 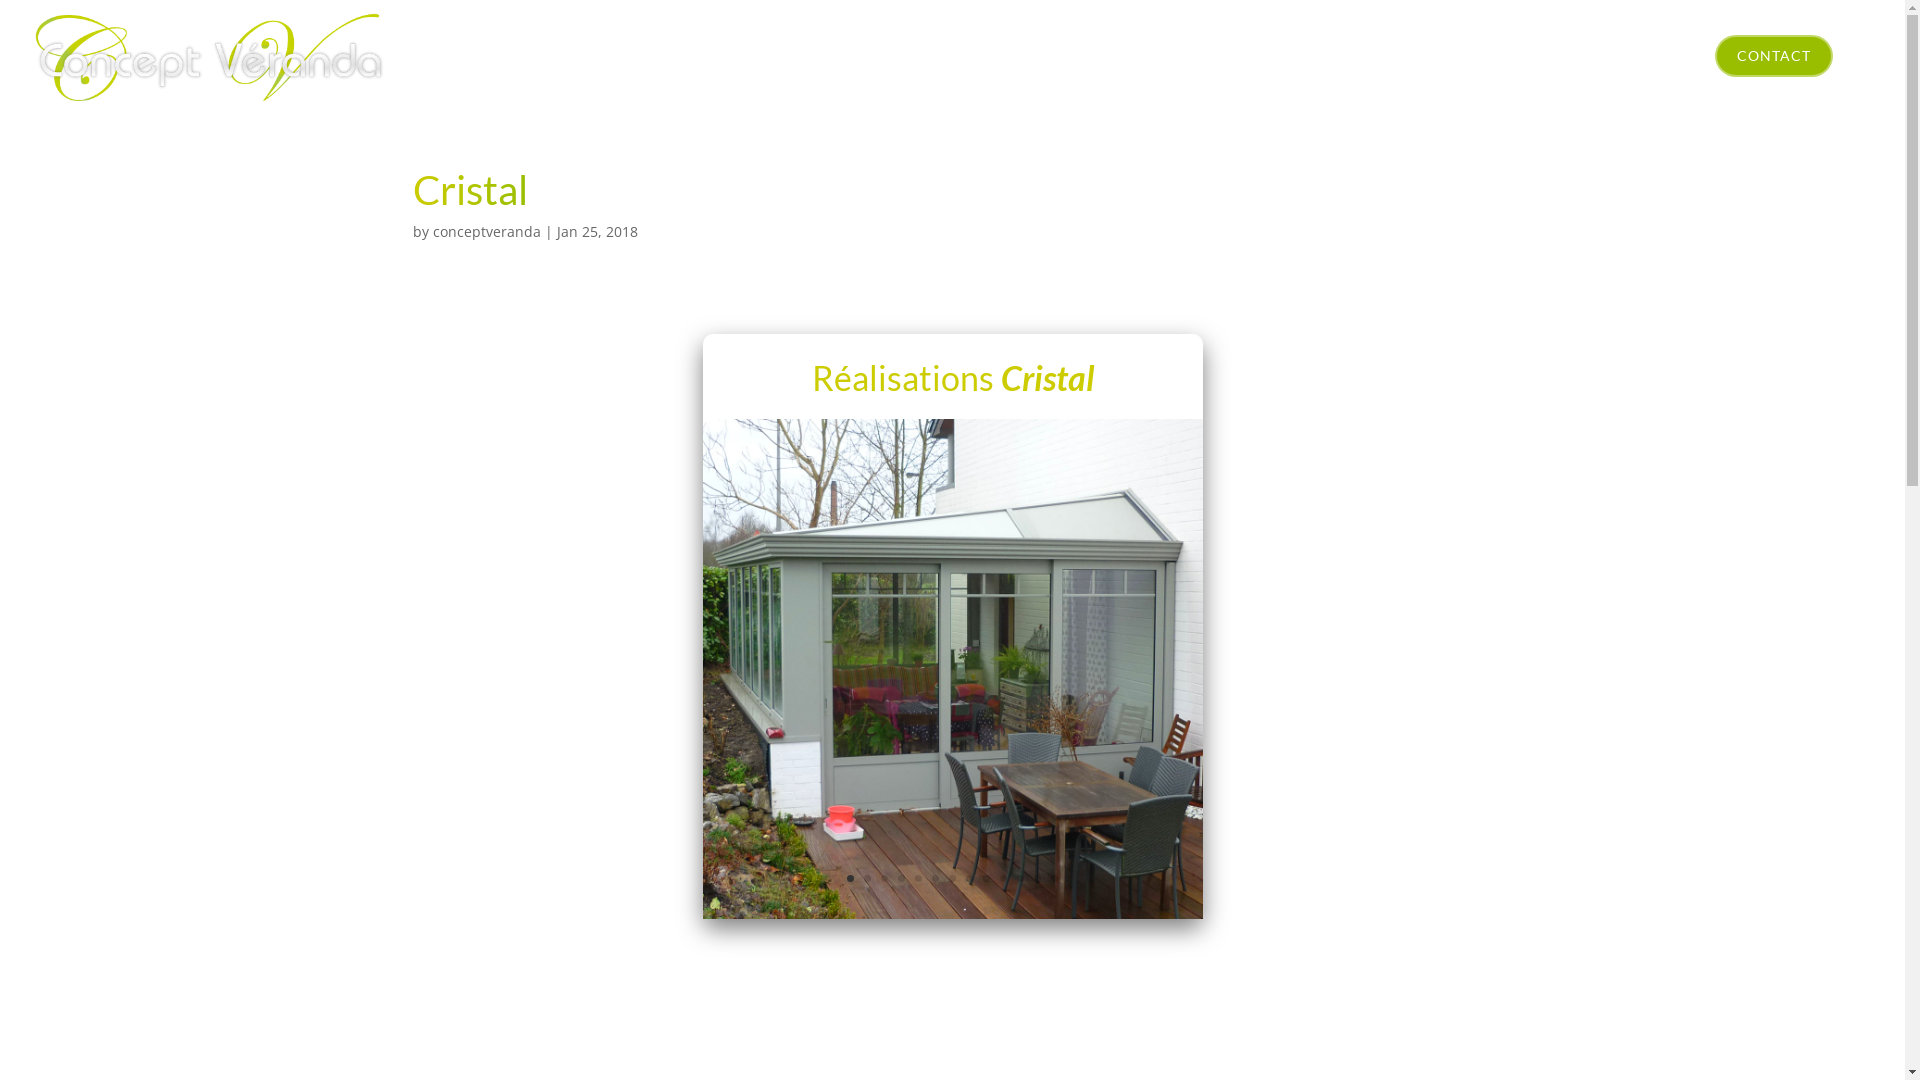 What do you see at coordinates (934, 877) in the screenshot?
I see `'6'` at bounding box center [934, 877].